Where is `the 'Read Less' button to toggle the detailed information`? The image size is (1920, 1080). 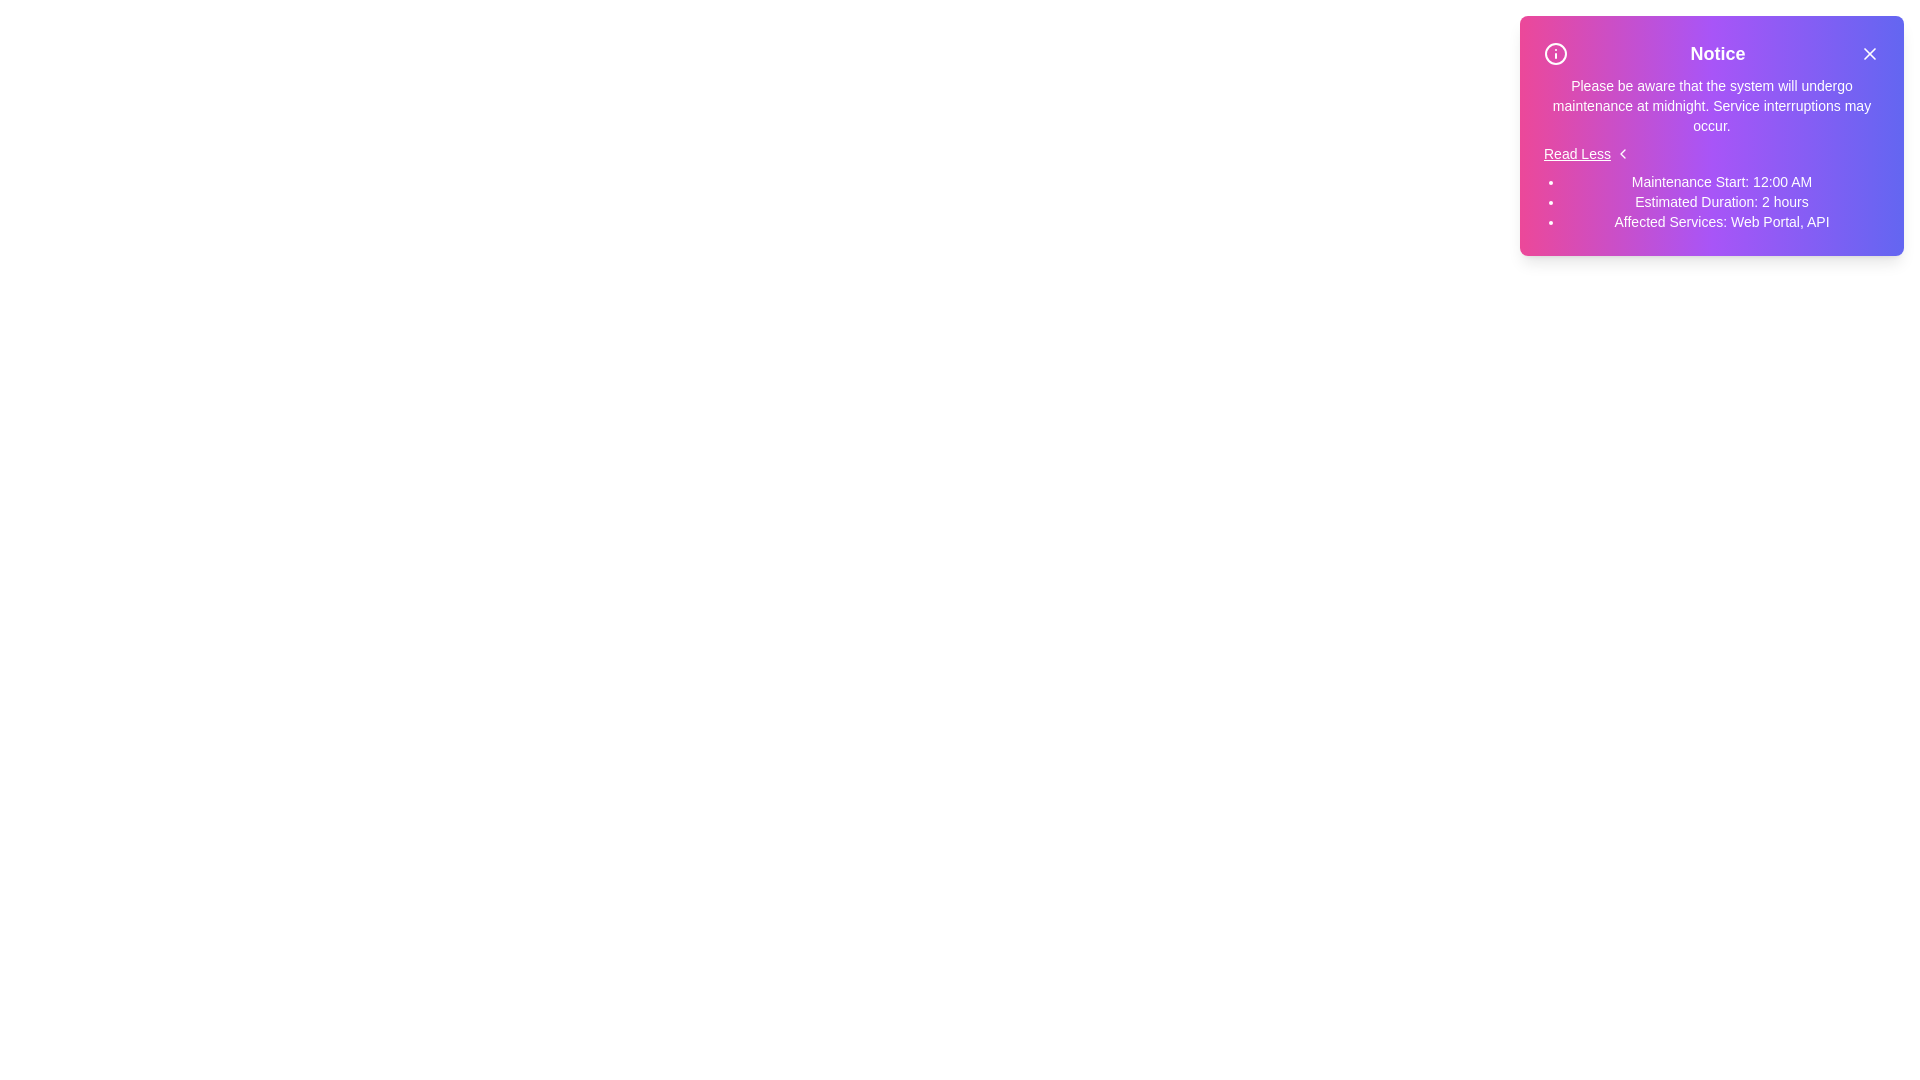 the 'Read Less' button to toggle the detailed information is located at coordinates (1586, 153).